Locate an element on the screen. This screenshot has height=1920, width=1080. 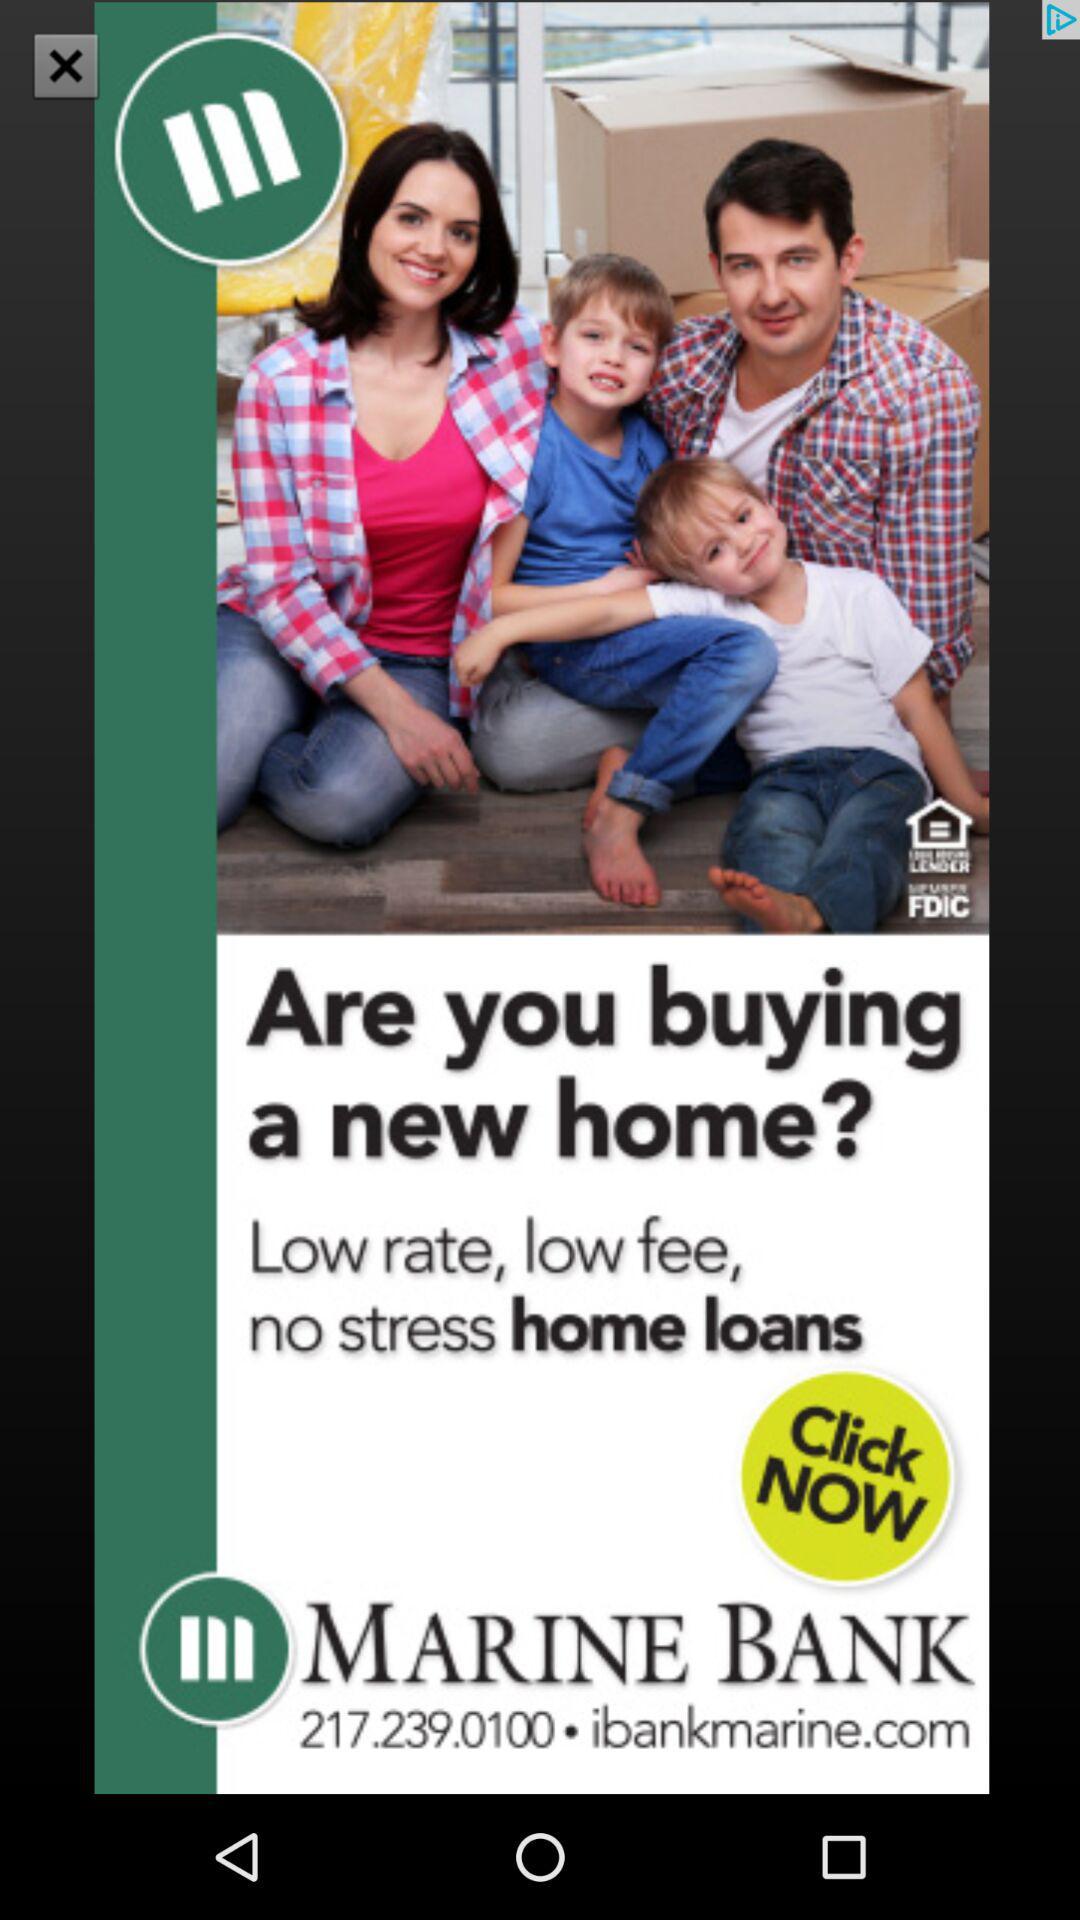
the close icon is located at coordinates (64, 65).